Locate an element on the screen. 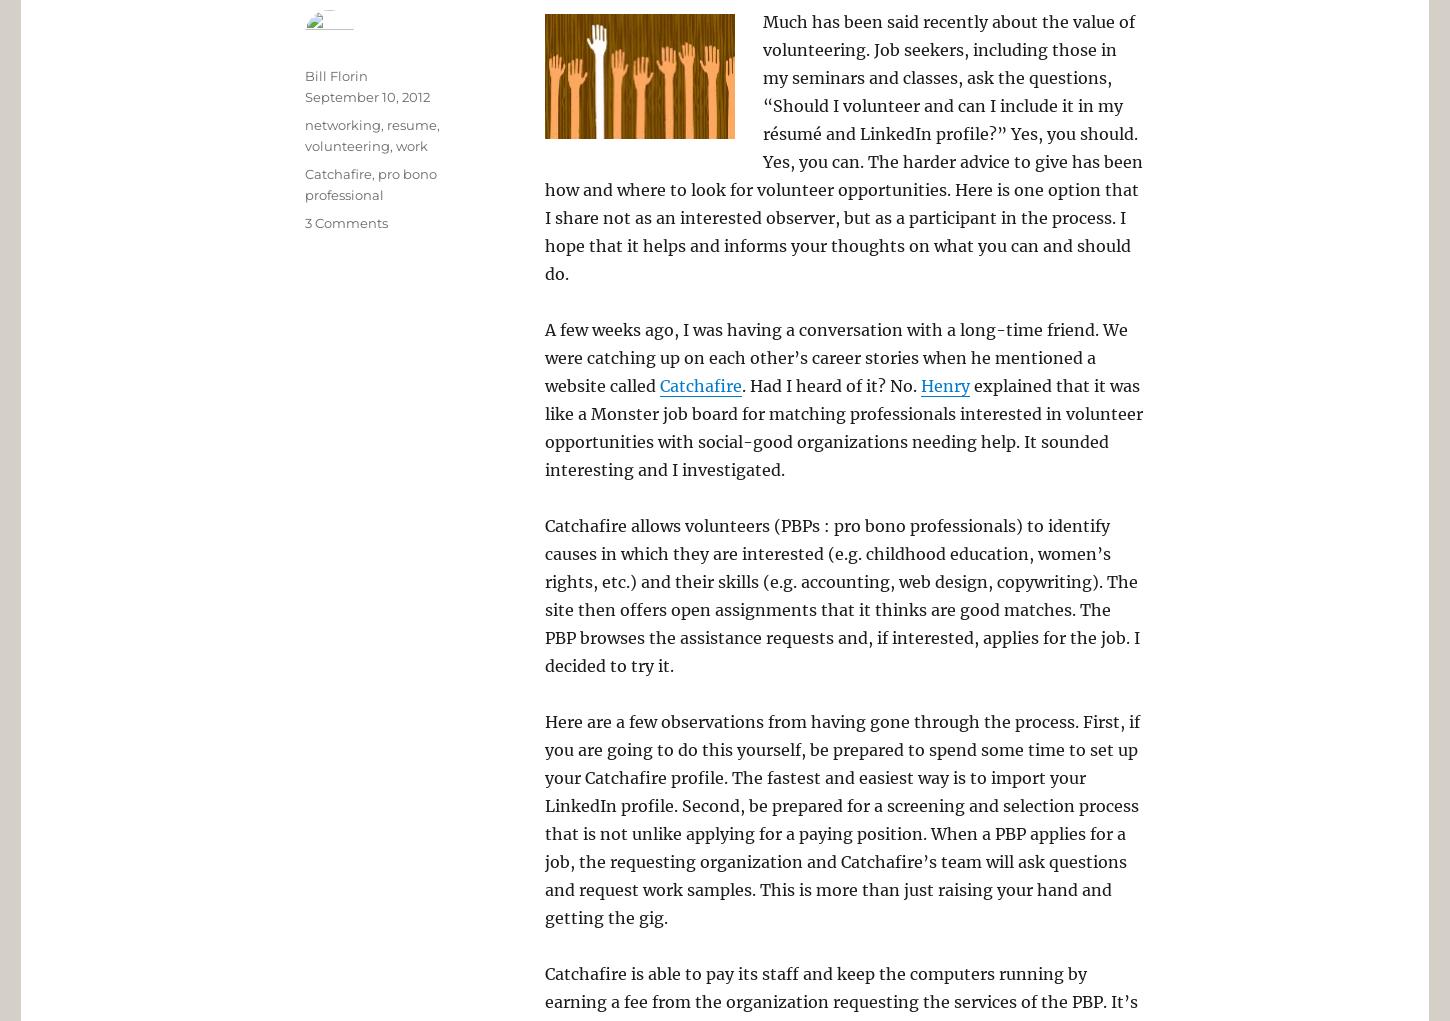 This screenshot has width=1450, height=1021. 'Much has been said recently about the value of volunteering. Job seekers, including those in my seminars and classes, ask the questions, “Should I volunteer and can I include it in my résumé and LinkedIn profile?” Yes, you should. Yes, you can. The harder advice to give has been how and where to look for volunteer opportunities. Here is one option that I share not as an interested observer, but as a participant in the process. I hope that it helps and informs your thoughts on what you can and should do.' is located at coordinates (844, 148).